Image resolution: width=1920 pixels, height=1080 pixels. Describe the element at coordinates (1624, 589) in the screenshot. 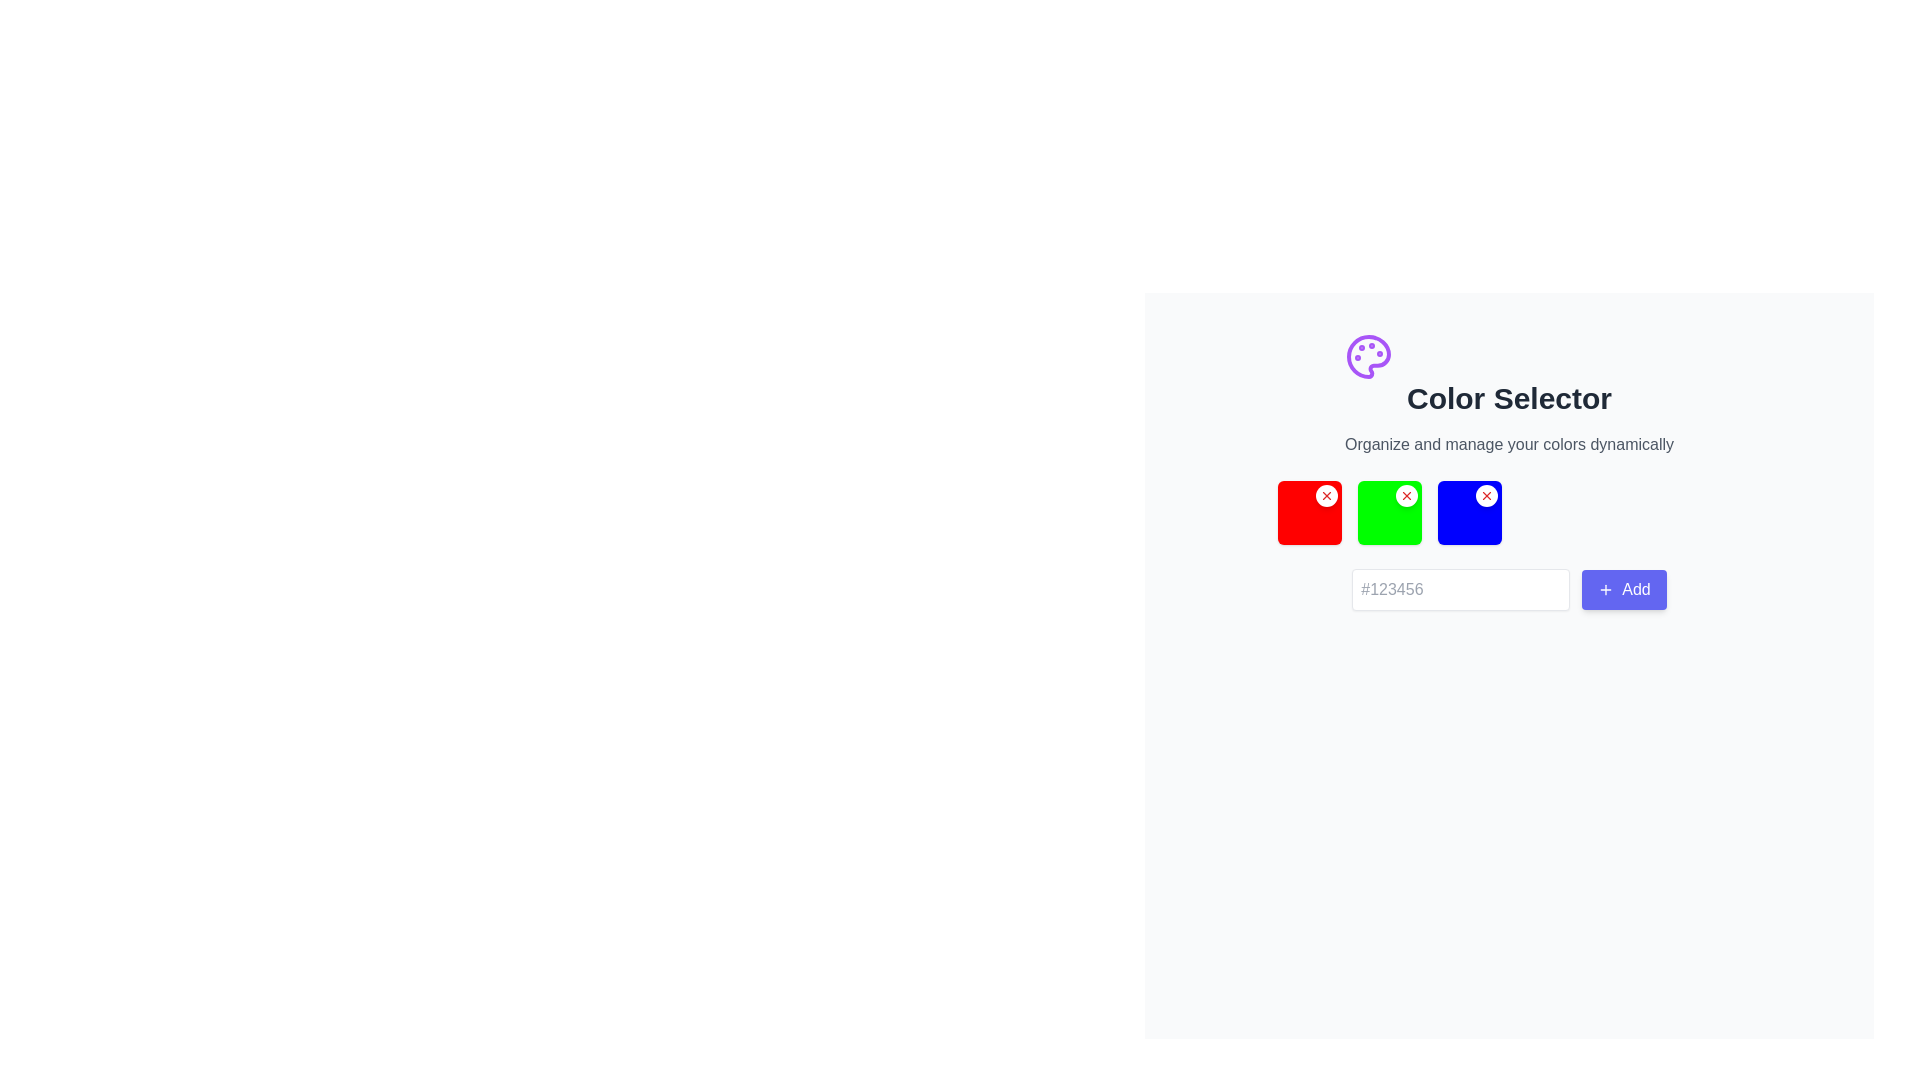

I see `the blue 'Add' button with a '+' icon located to the right of the input field labeled '#123456'` at that location.